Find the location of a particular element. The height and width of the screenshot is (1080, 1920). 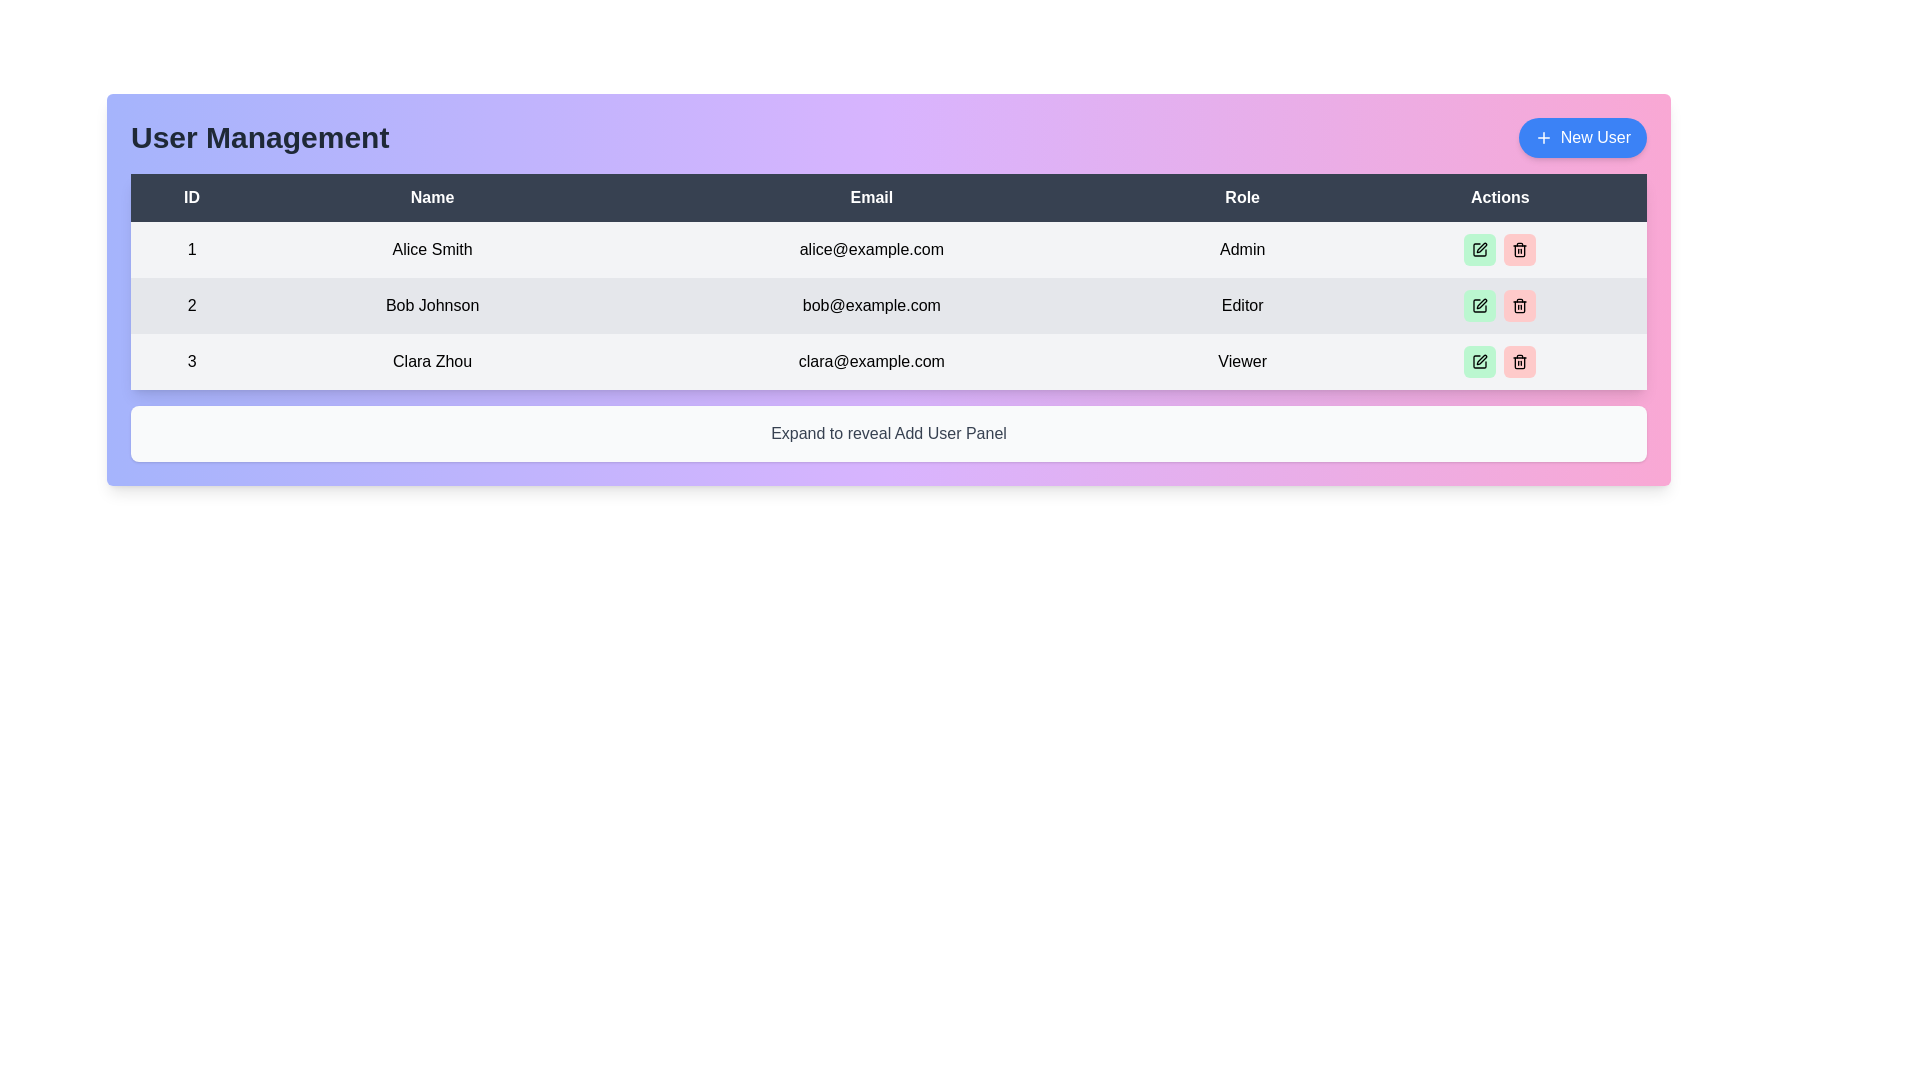

the 'Add User' button located at the top-right corner of the interface, next to the 'User Management' title is located at coordinates (1581, 137).